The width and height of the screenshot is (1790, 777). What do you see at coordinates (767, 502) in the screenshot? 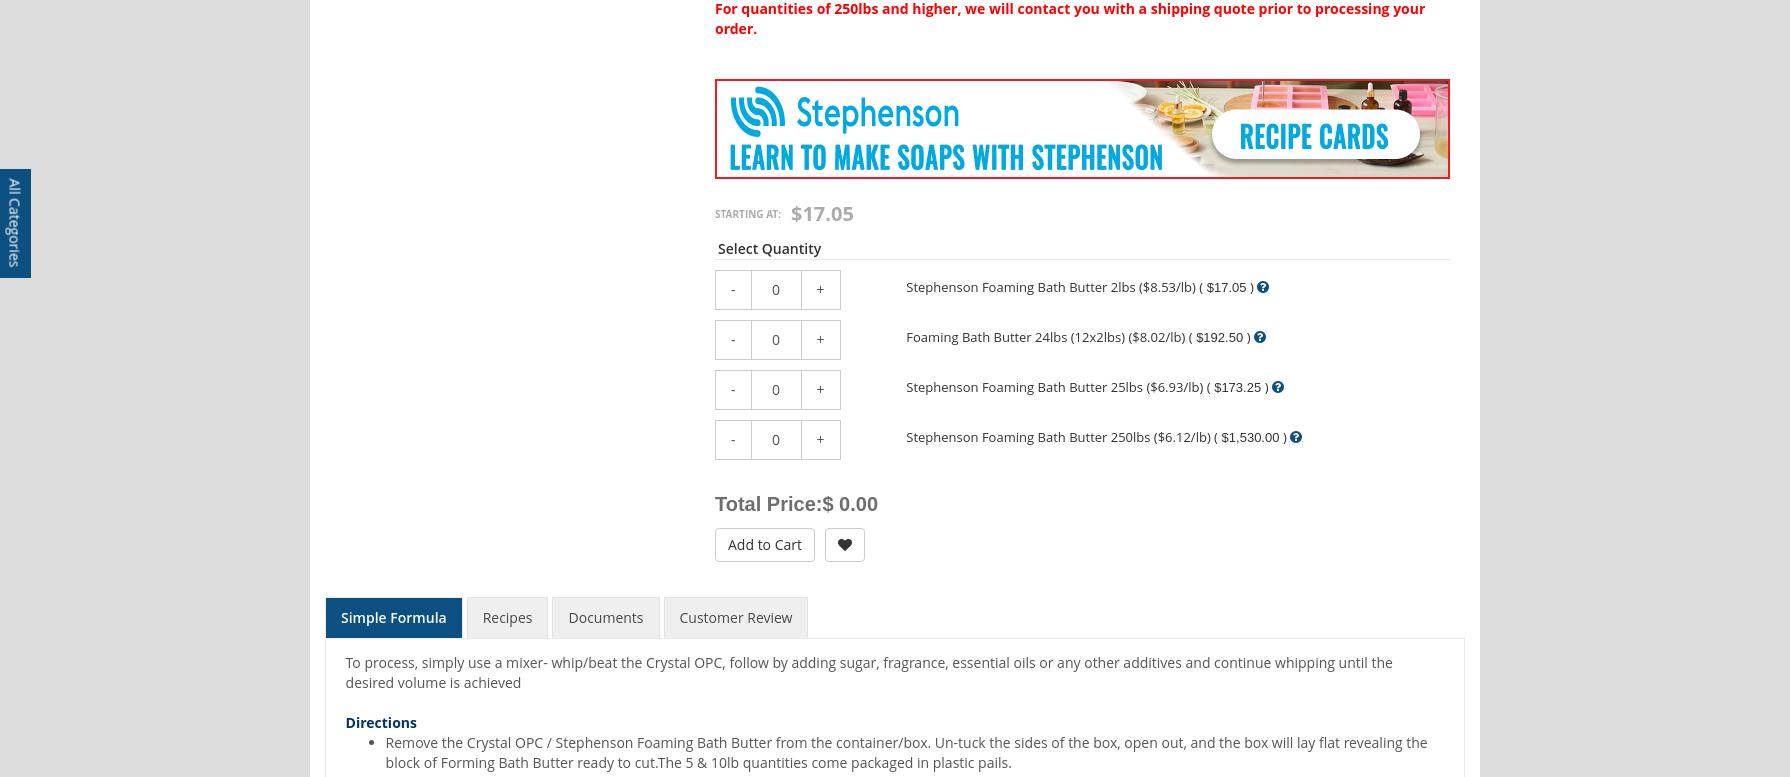
I see `'Total Price:'` at bounding box center [767, 502].